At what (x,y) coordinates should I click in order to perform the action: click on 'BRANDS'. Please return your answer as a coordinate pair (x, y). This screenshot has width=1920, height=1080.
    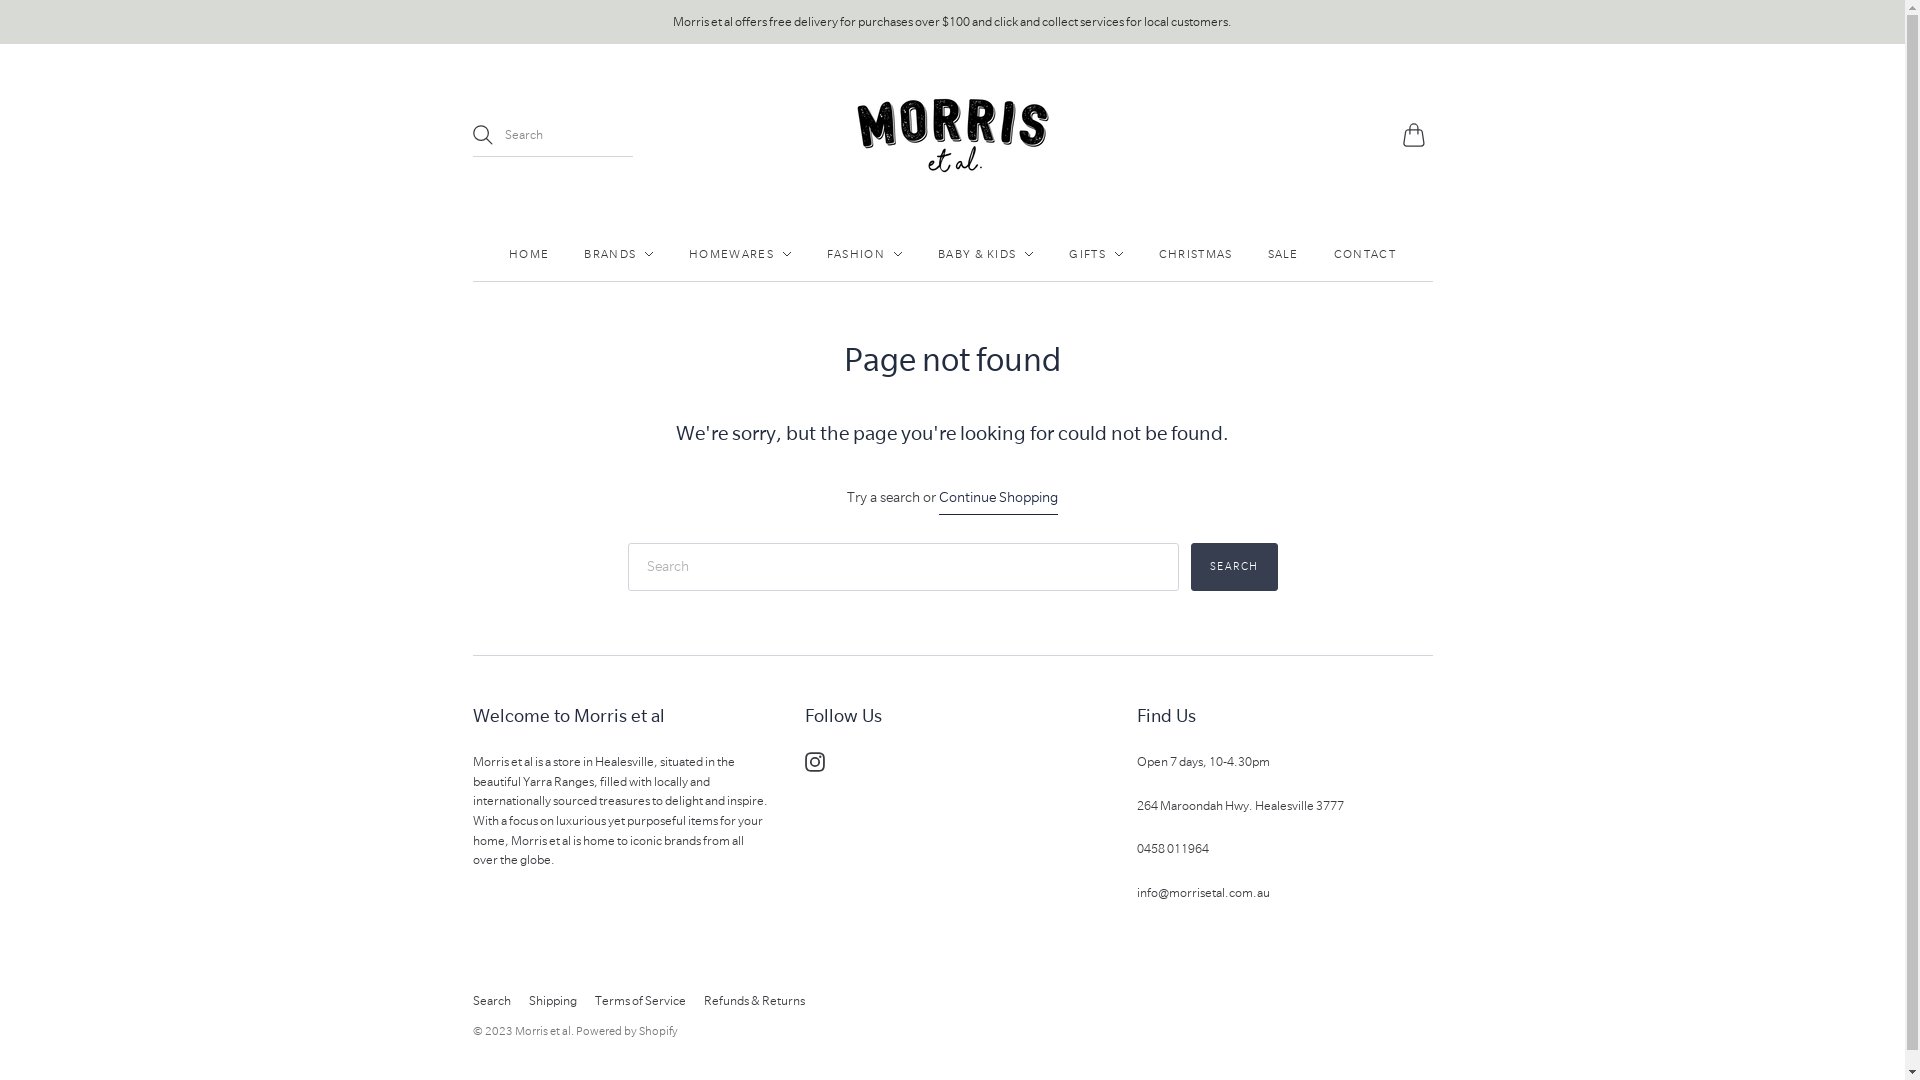
    Looking at the image, I should click on (618, 253).